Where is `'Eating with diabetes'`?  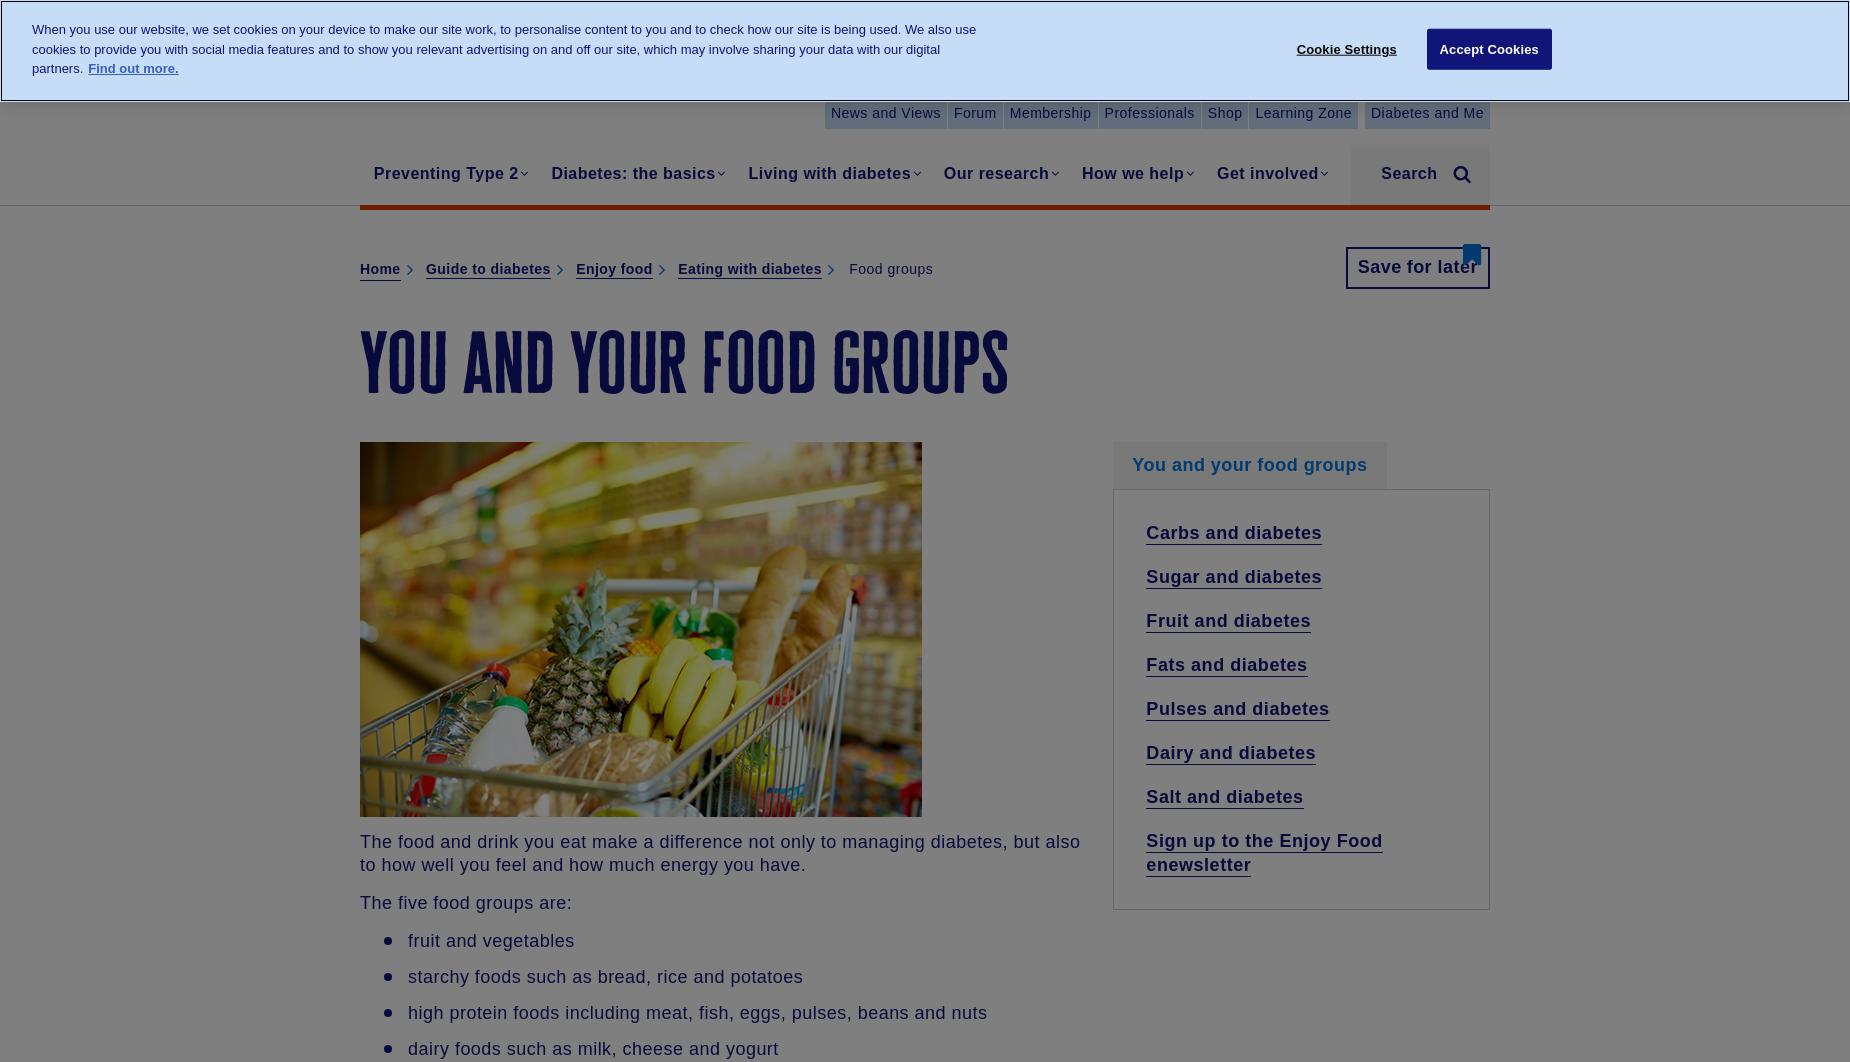 'Eating with diabetes' is located at coordinates (749, 268).